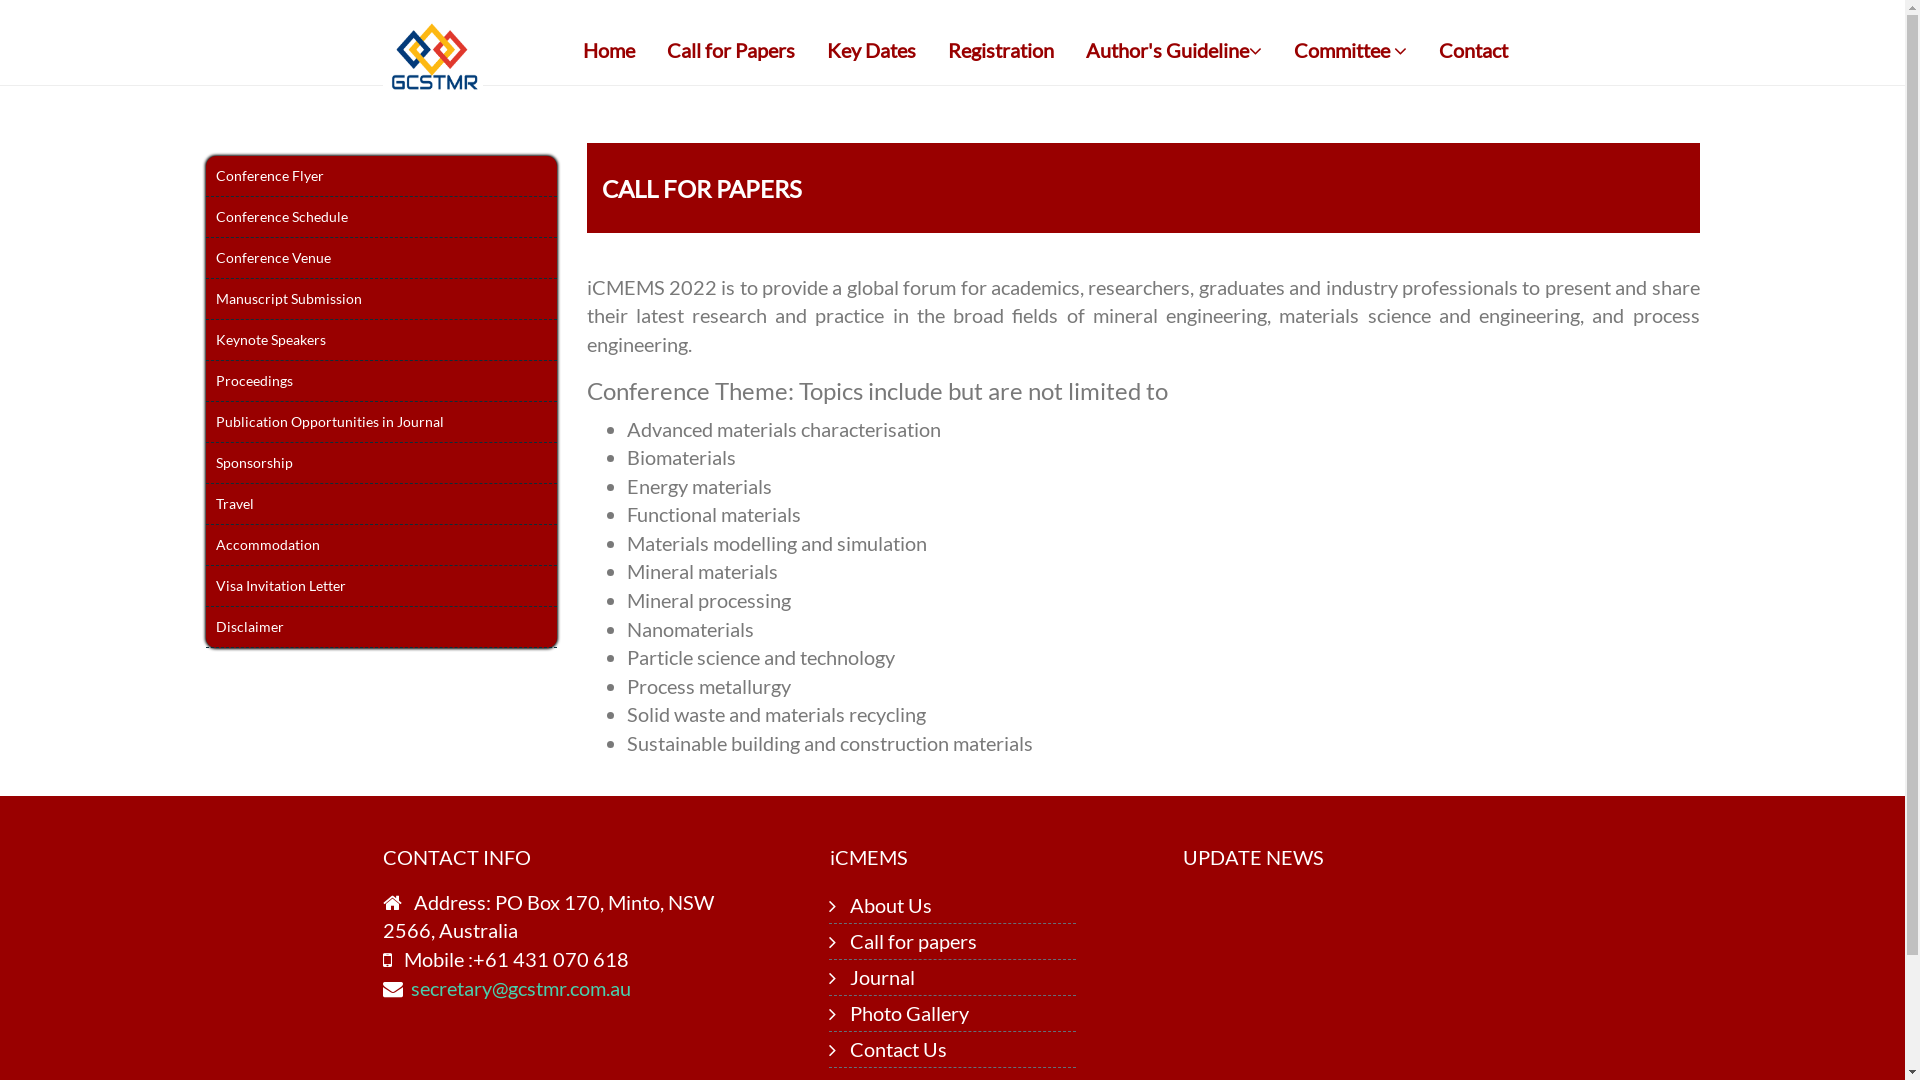 Image resolution: width=1920 pixels, height=1080 pixels. Describe the element at coordinates (608, 49) in the screenshot. I see `'Home'` at that location.